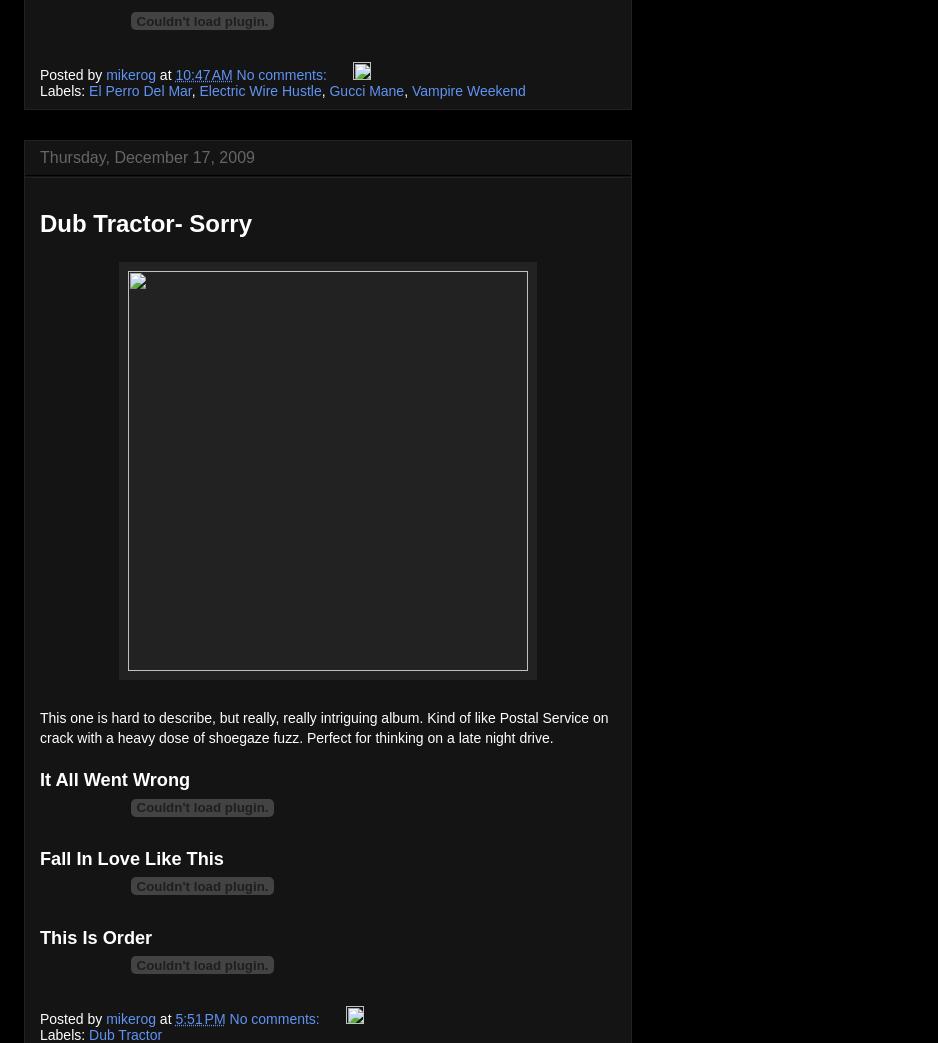 This screenshot has height=1043, width=938. What do you see at coordinates (95, 936) in the screenshot?
I see `'This Is Order'` at bounding box center [95, 936].